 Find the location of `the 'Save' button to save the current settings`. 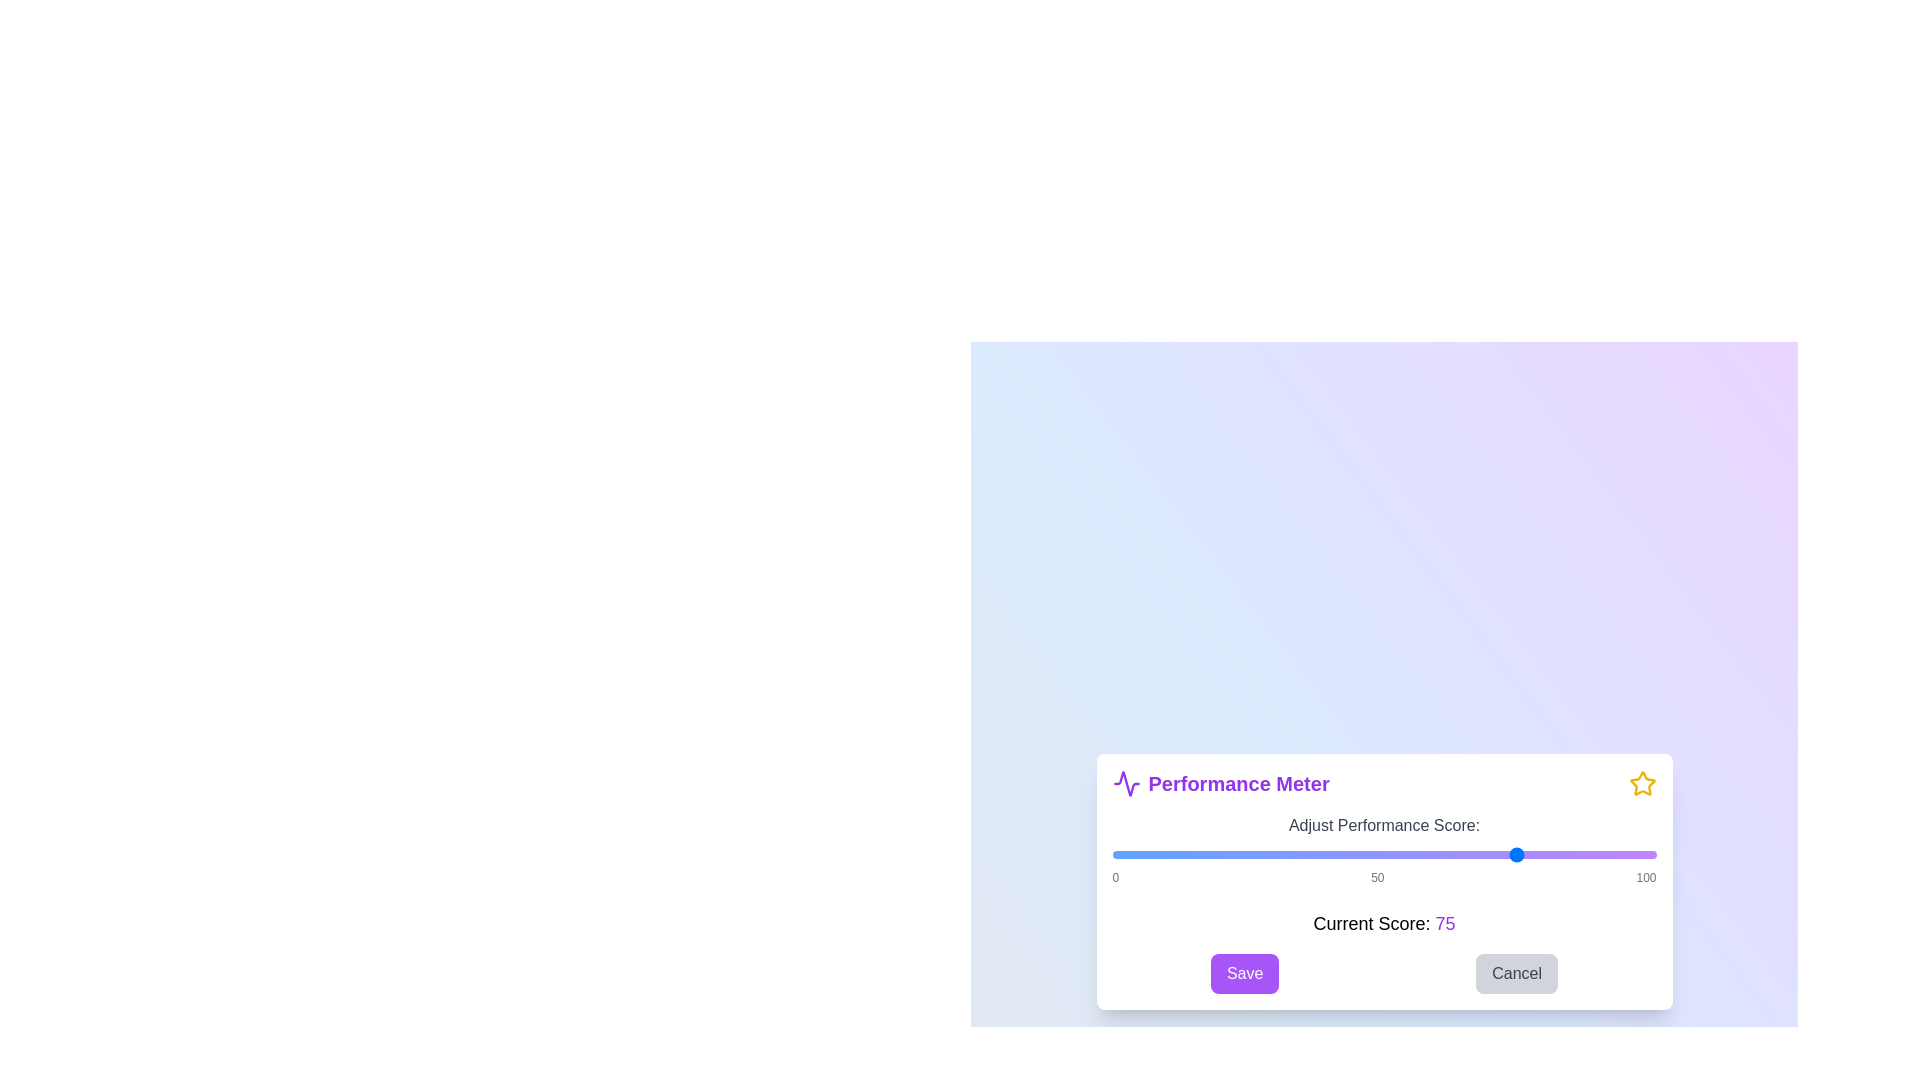

the 'Save' button to save the current settings is located at coordinates (1244, 973).